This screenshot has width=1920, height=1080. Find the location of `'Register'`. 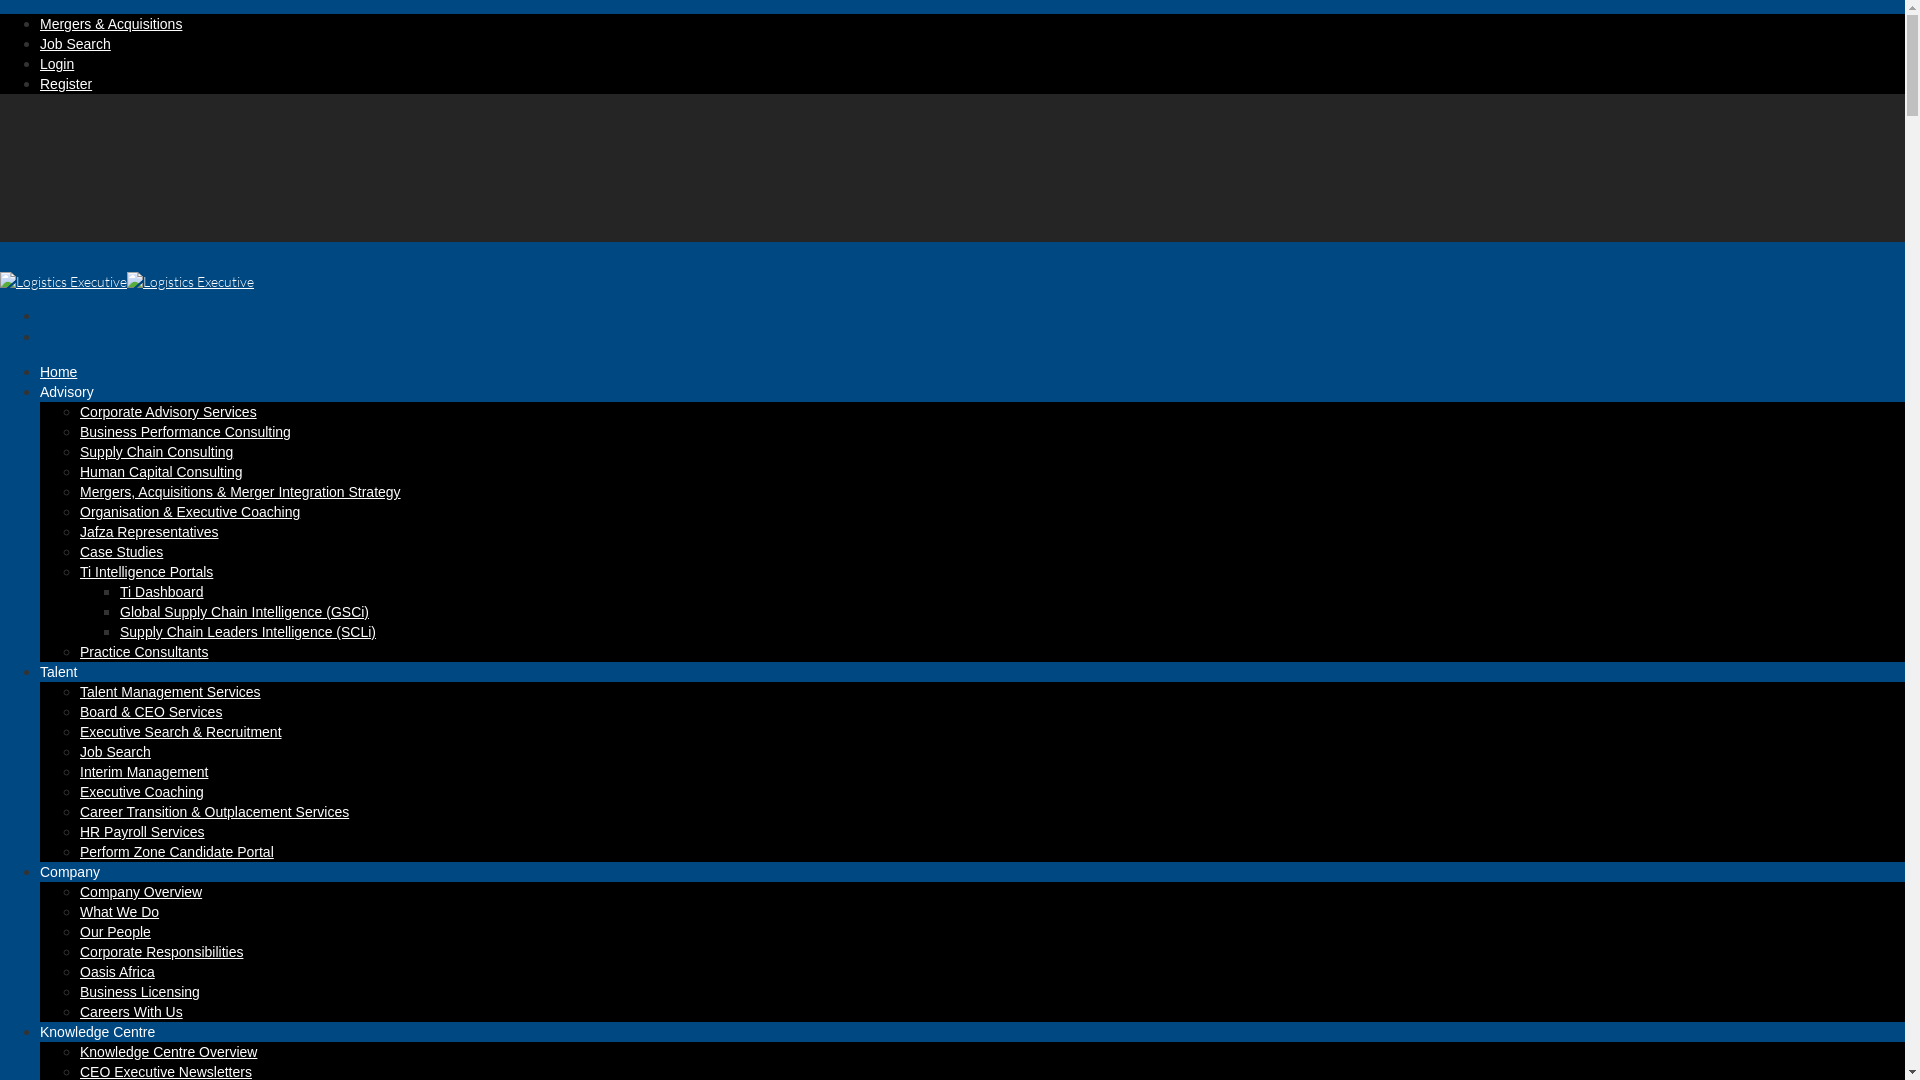

'Register' is located at coordinates (66, 83).